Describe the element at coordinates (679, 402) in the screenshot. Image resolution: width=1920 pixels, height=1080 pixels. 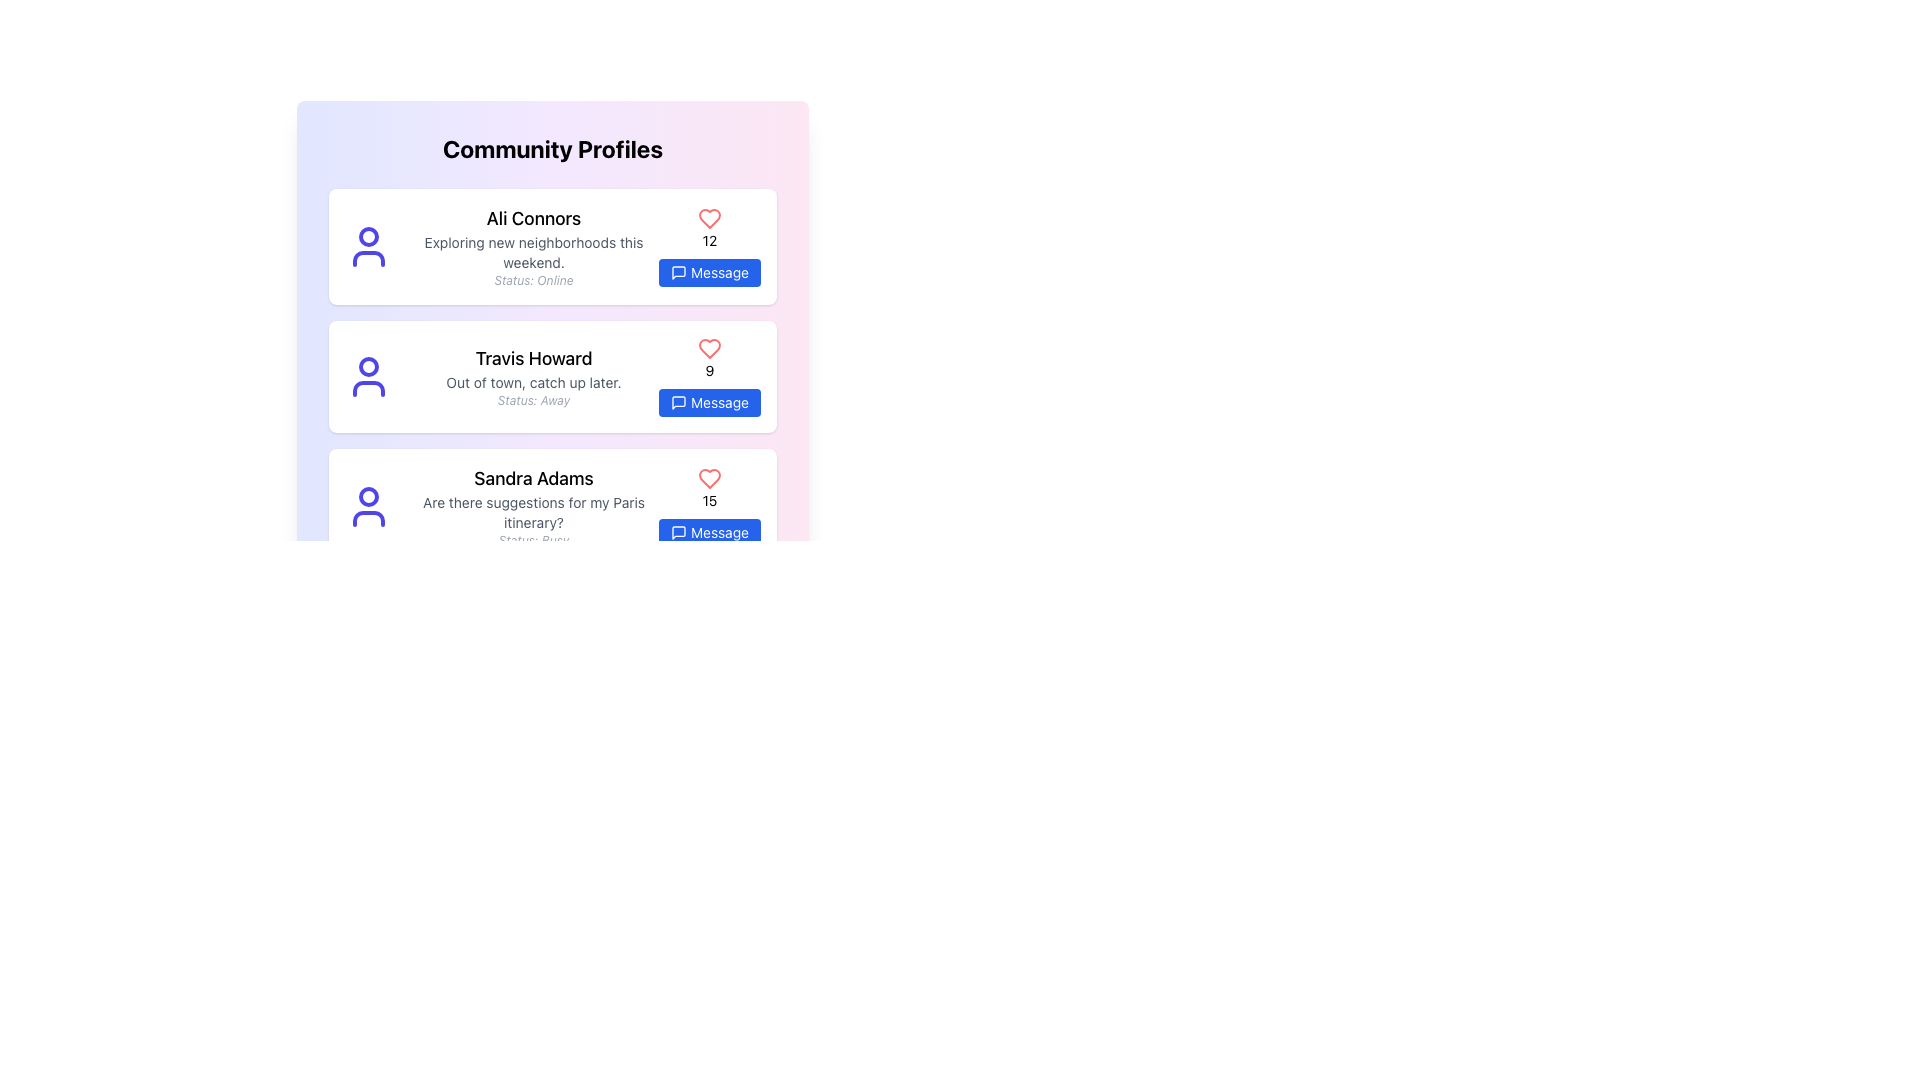
I see `the 'Message' button that contains the speech bubble icon, which is styled in a minimalist vector graphic design and located in the user profile card` at that location.